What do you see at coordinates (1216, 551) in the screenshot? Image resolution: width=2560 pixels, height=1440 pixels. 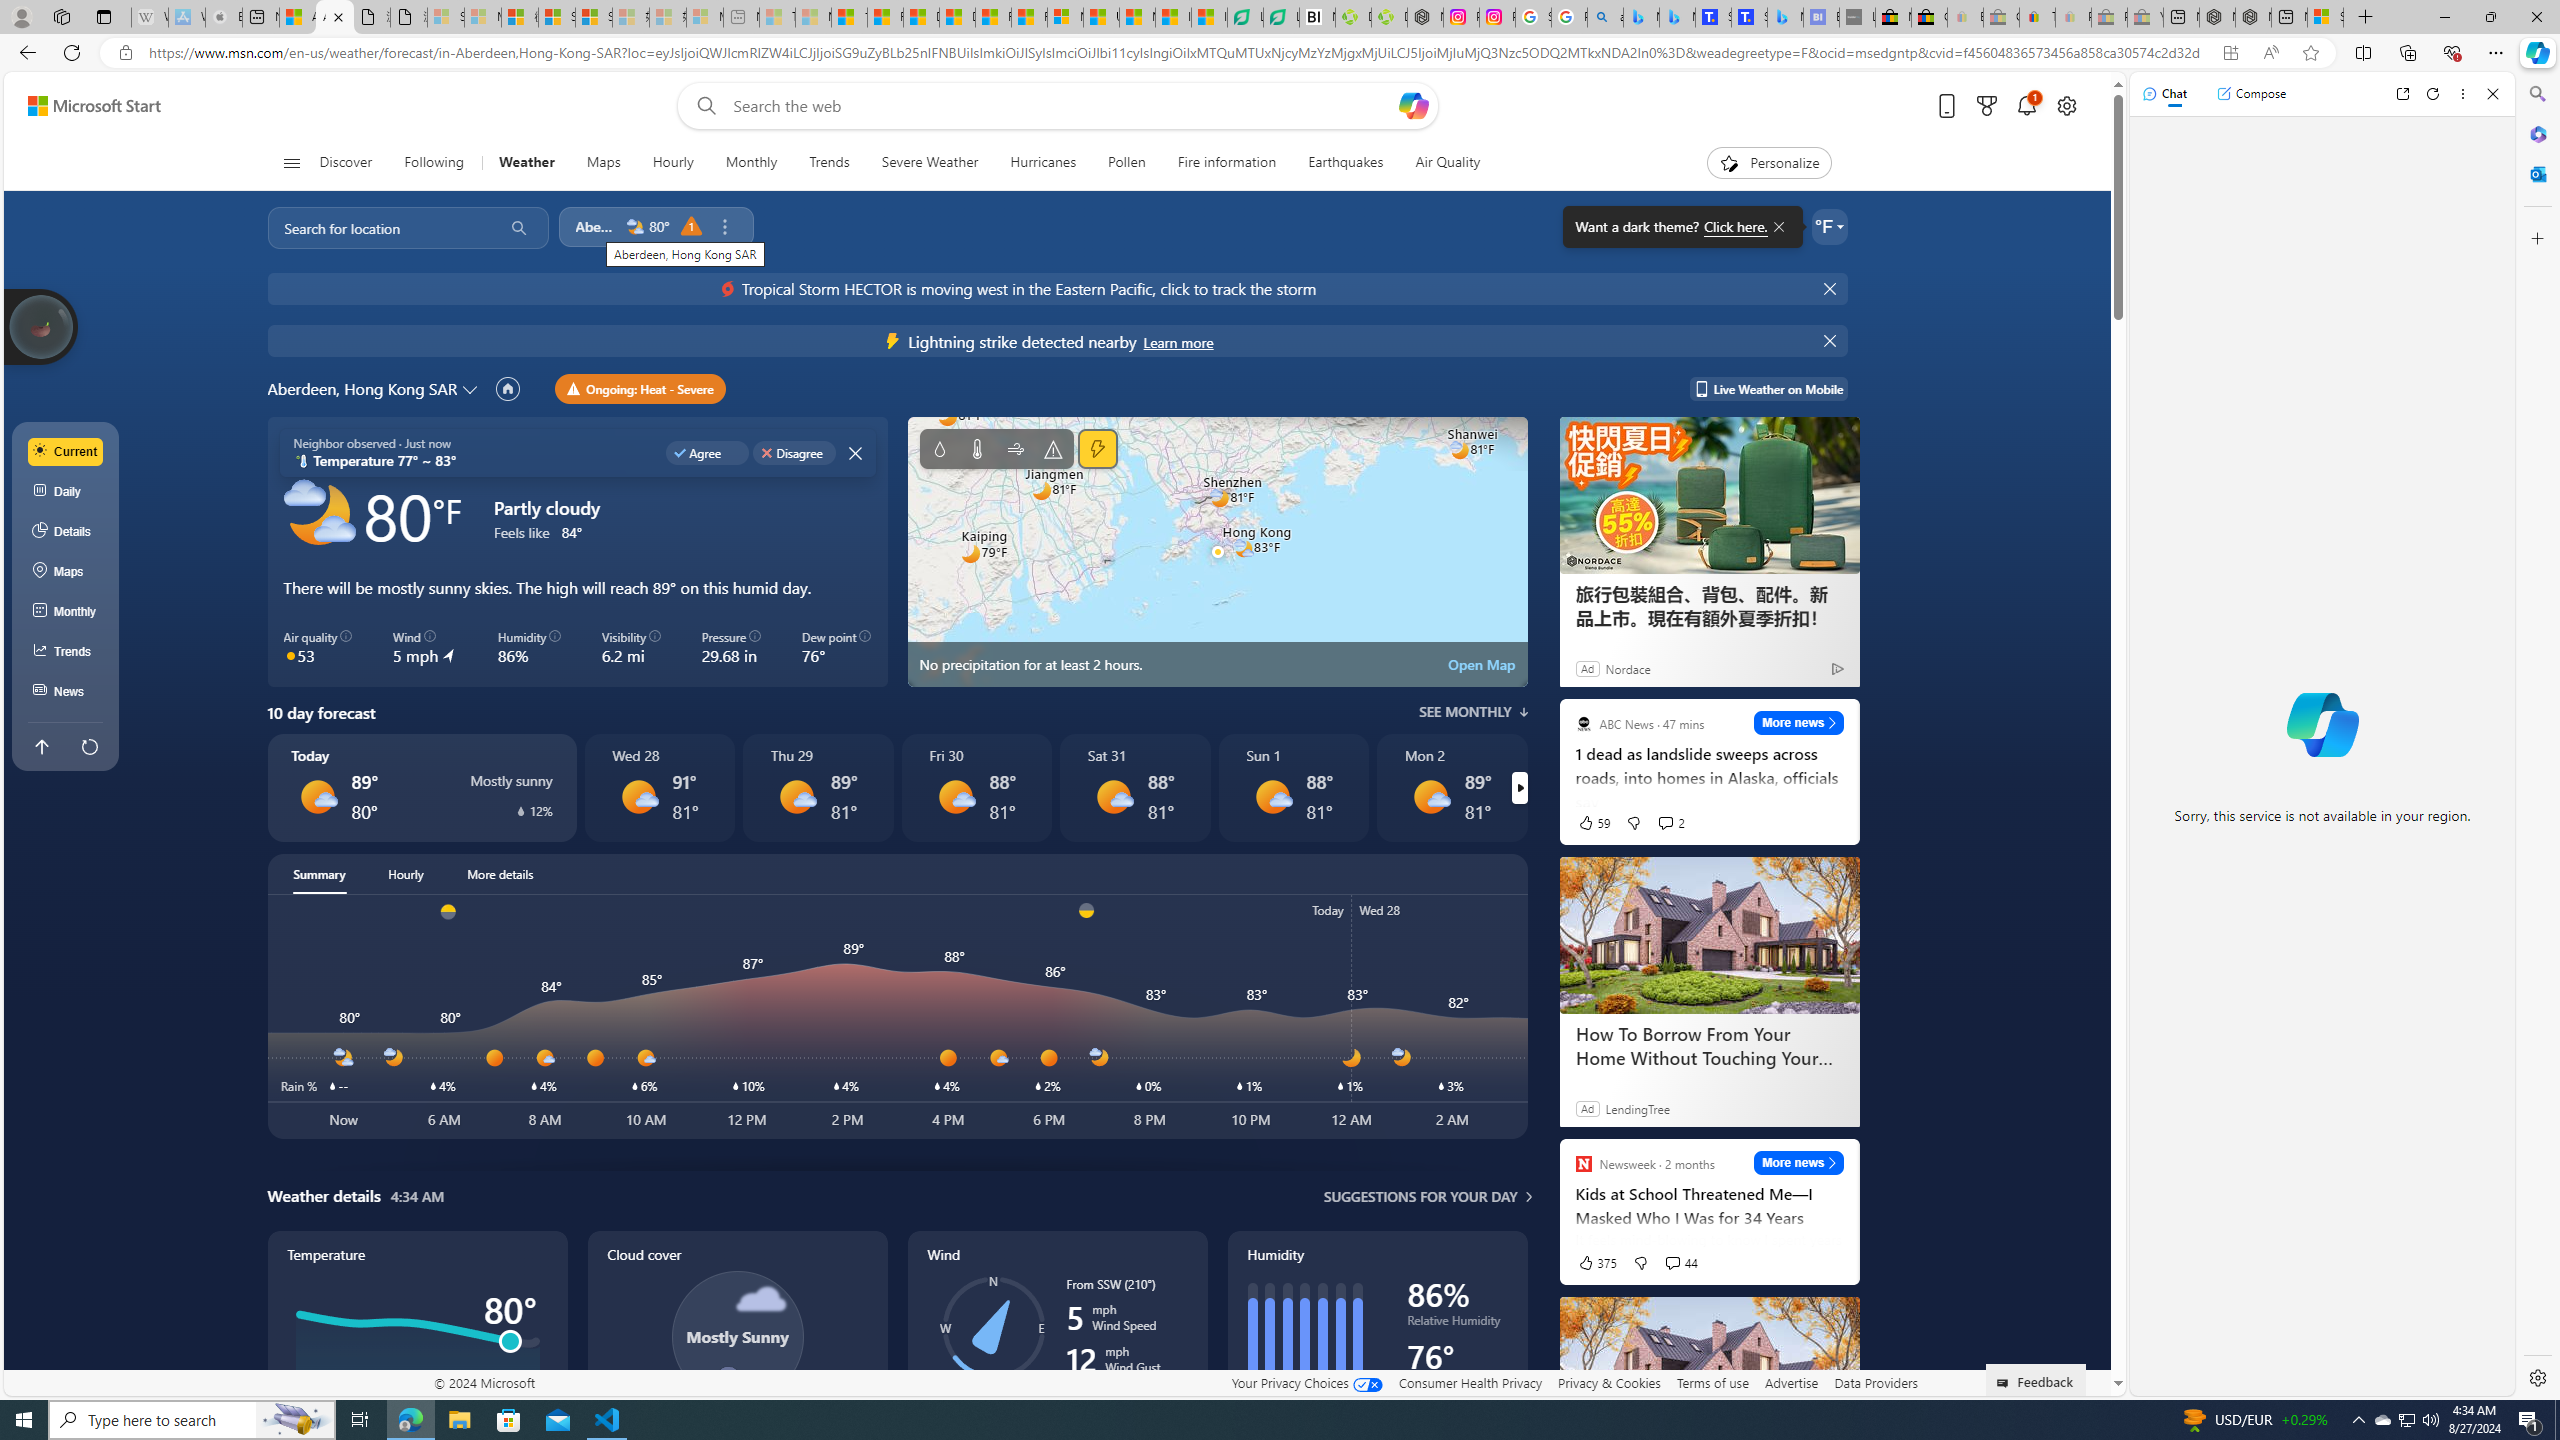 I see `'Class: miniMapRadarSVGView-DS-EntryPoint1-1'` at bounding box center [1216, 551].